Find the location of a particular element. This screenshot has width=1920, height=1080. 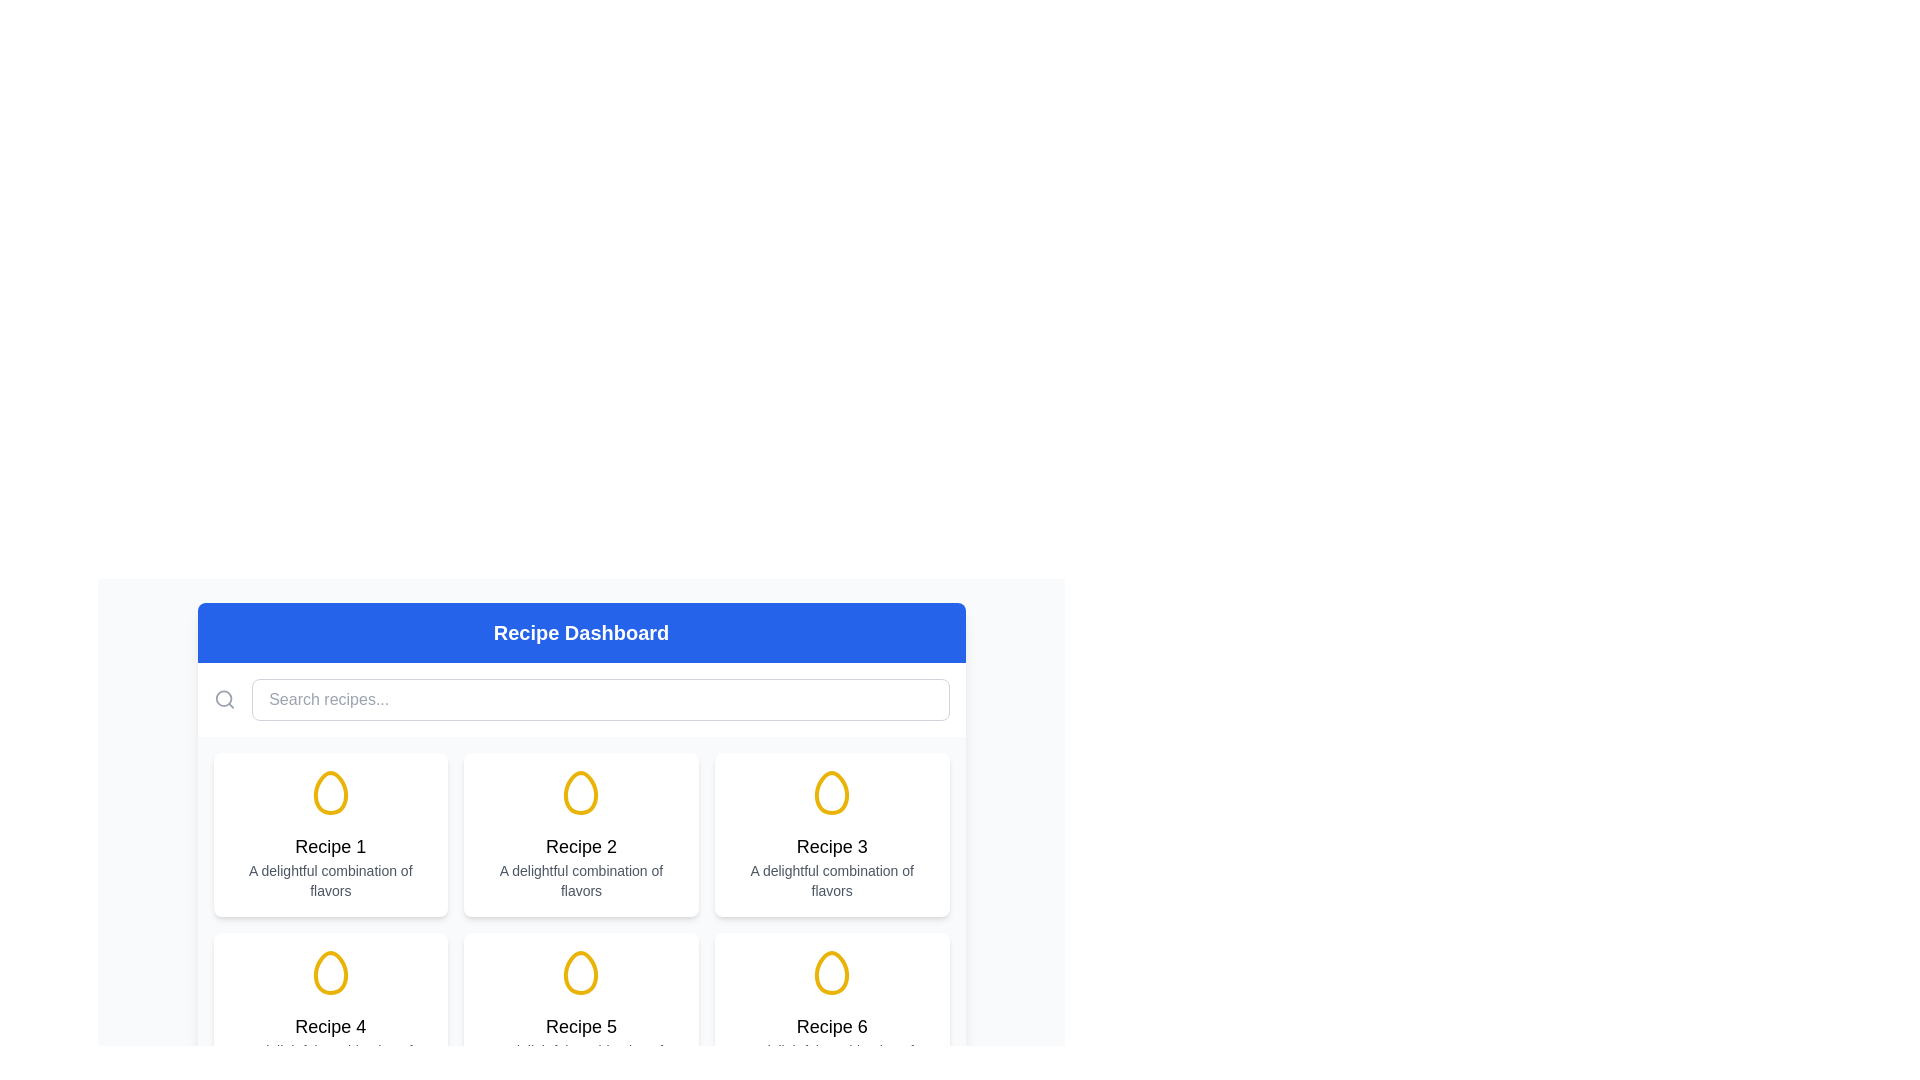

the egg-shaped Decorative icon with a yellow stroke and transparent fill, located above the title text 'Recipe 6' in the sixth tile of the recipe grid is located at coordinates (832, 971).